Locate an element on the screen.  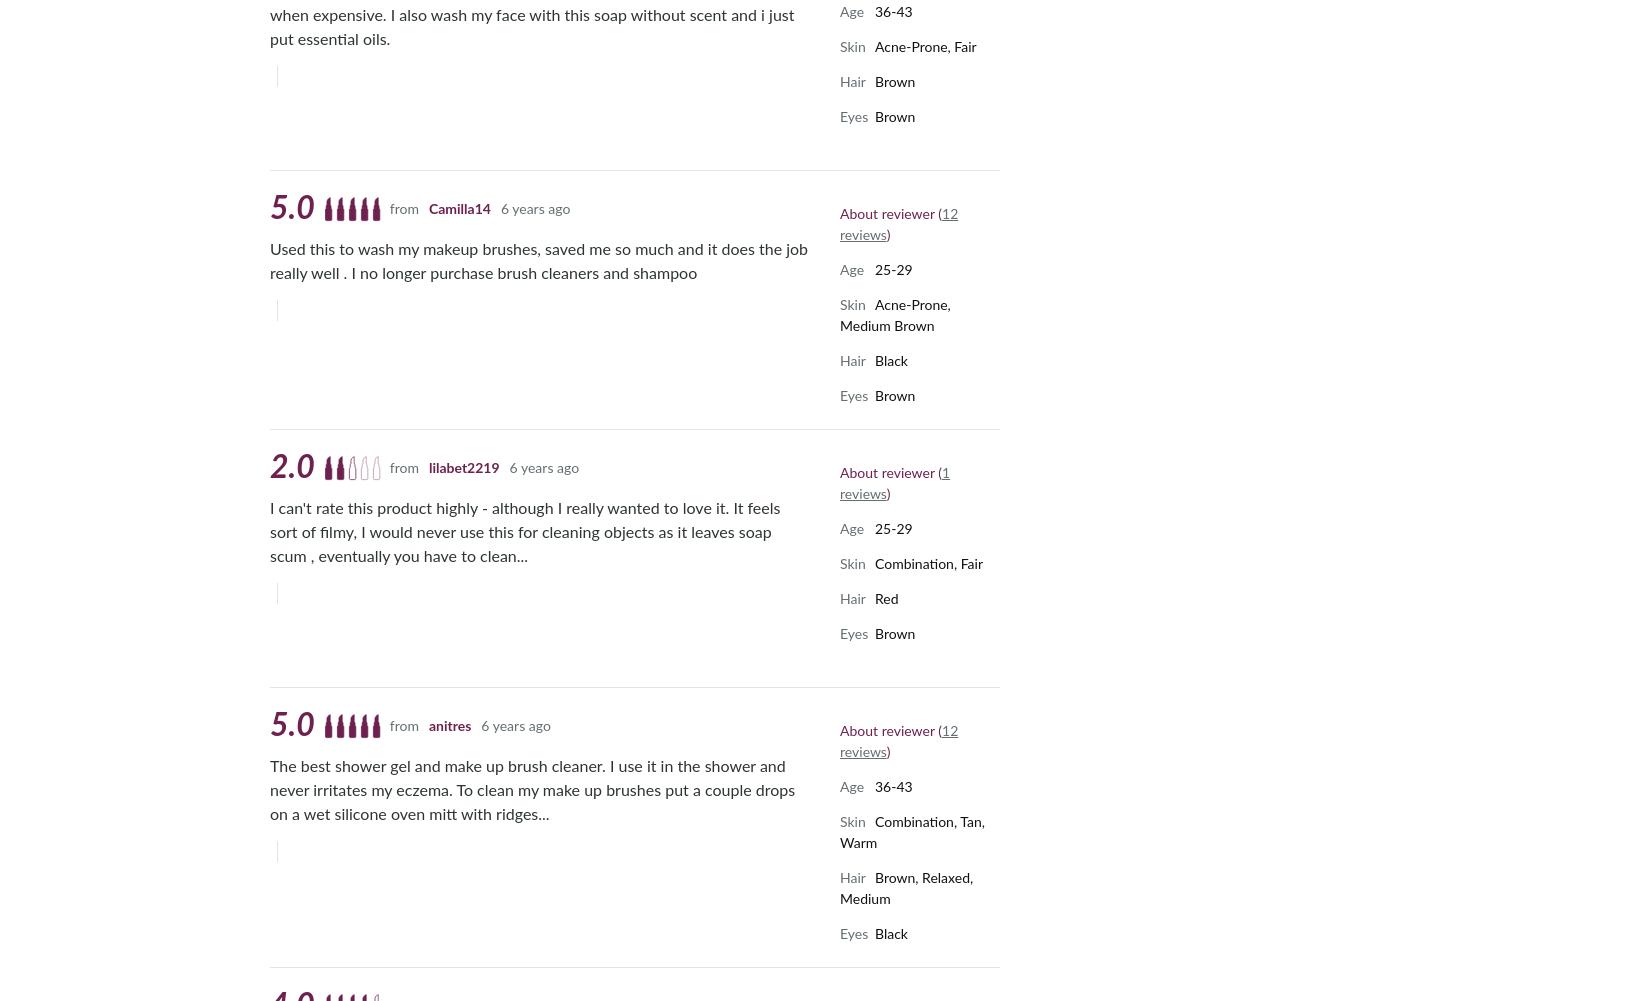
'Red' is located at coordinates (886, 598).